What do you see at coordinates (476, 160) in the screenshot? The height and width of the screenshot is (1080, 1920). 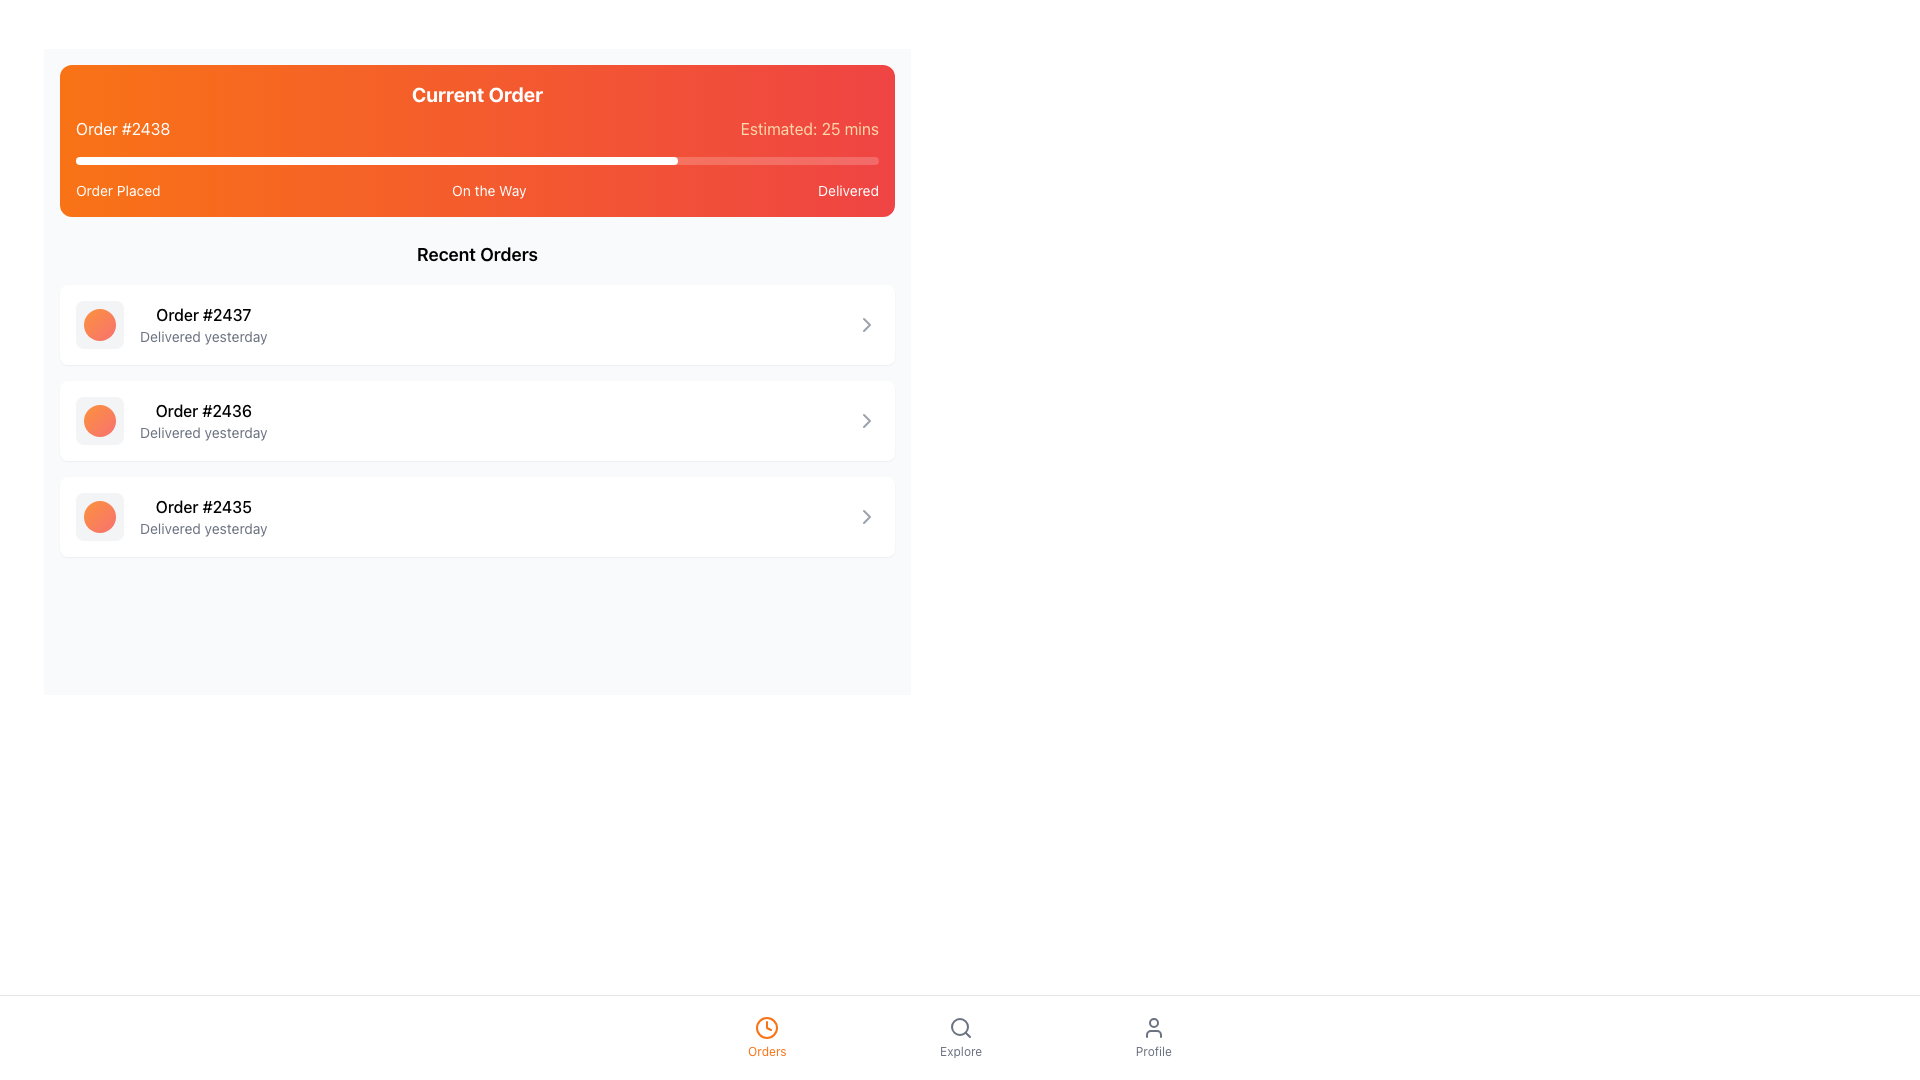 I see `the progress bar indicating the current status of the order, located in the top section under 'Current Order.'` at bounding box center [476, 160].